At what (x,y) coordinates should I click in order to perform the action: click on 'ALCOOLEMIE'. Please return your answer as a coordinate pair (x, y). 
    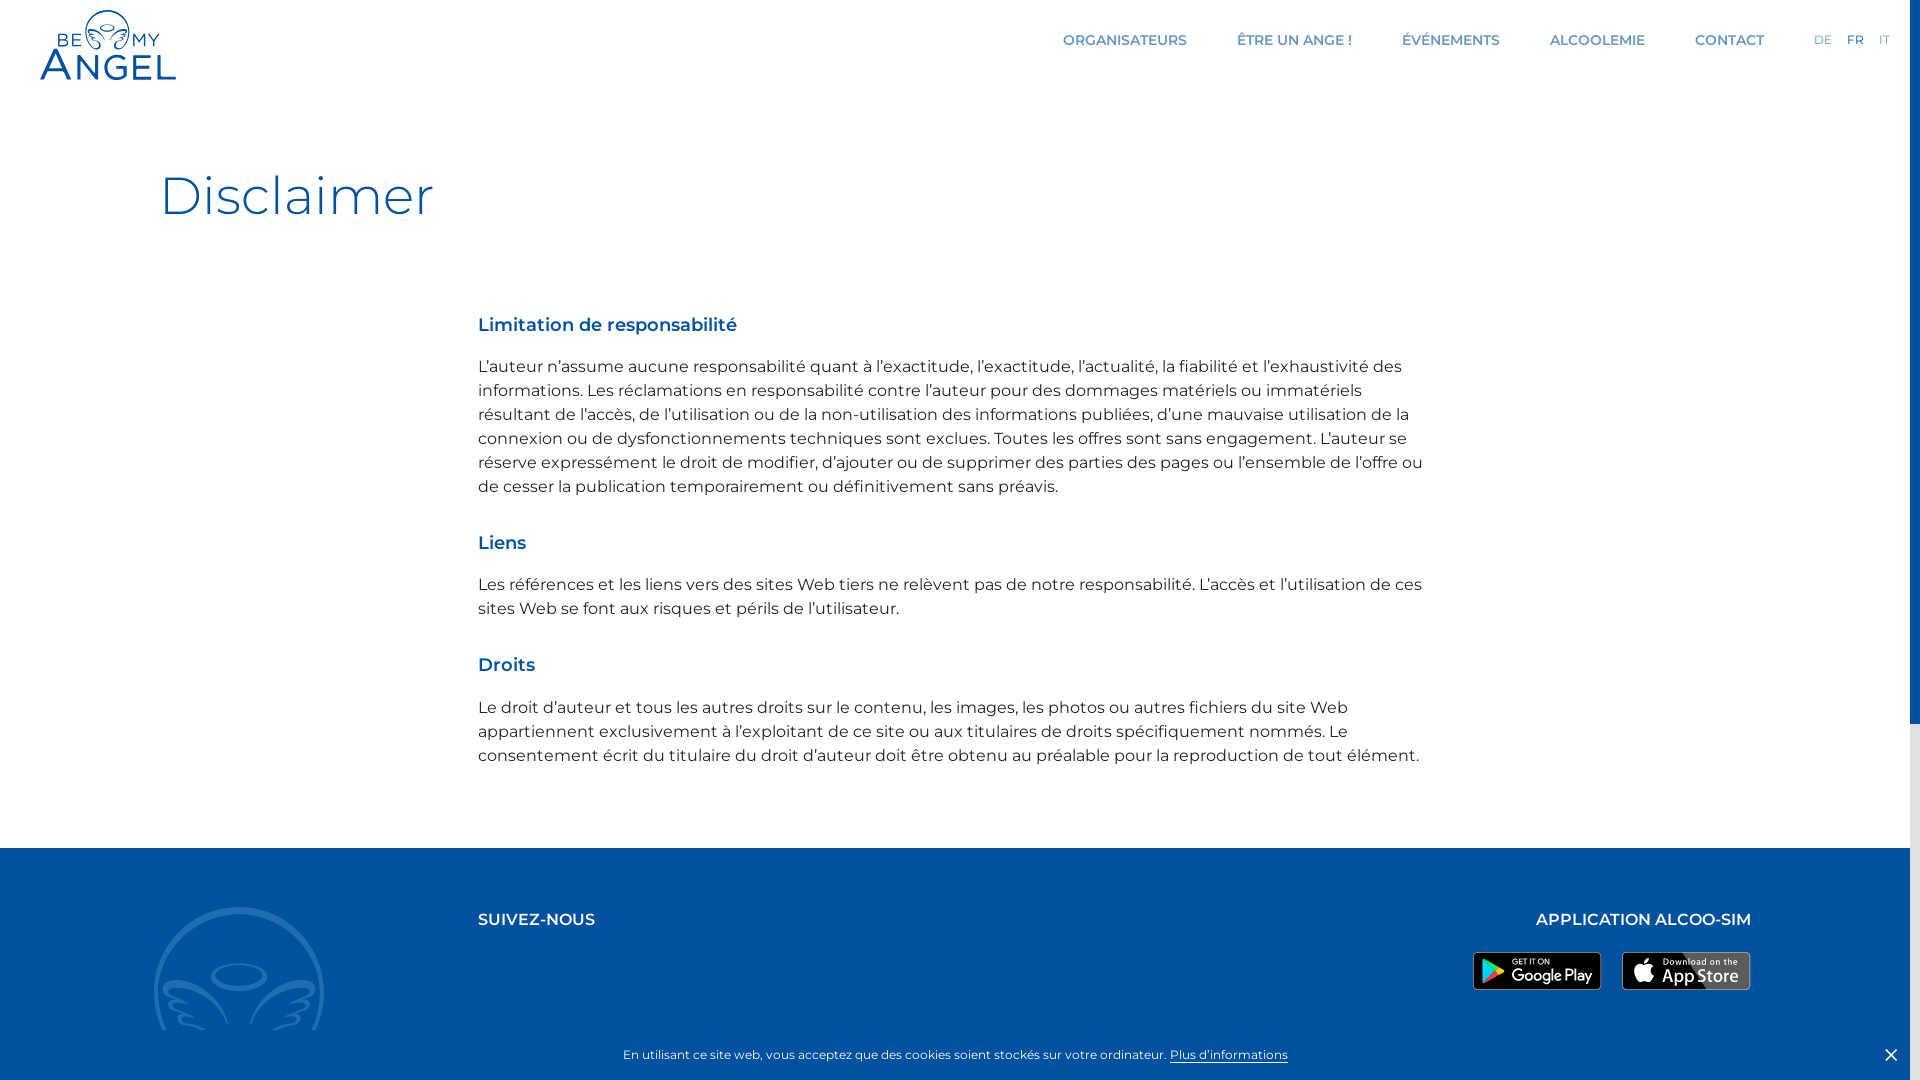
    Looking at the image, I should click on (1596, 39).